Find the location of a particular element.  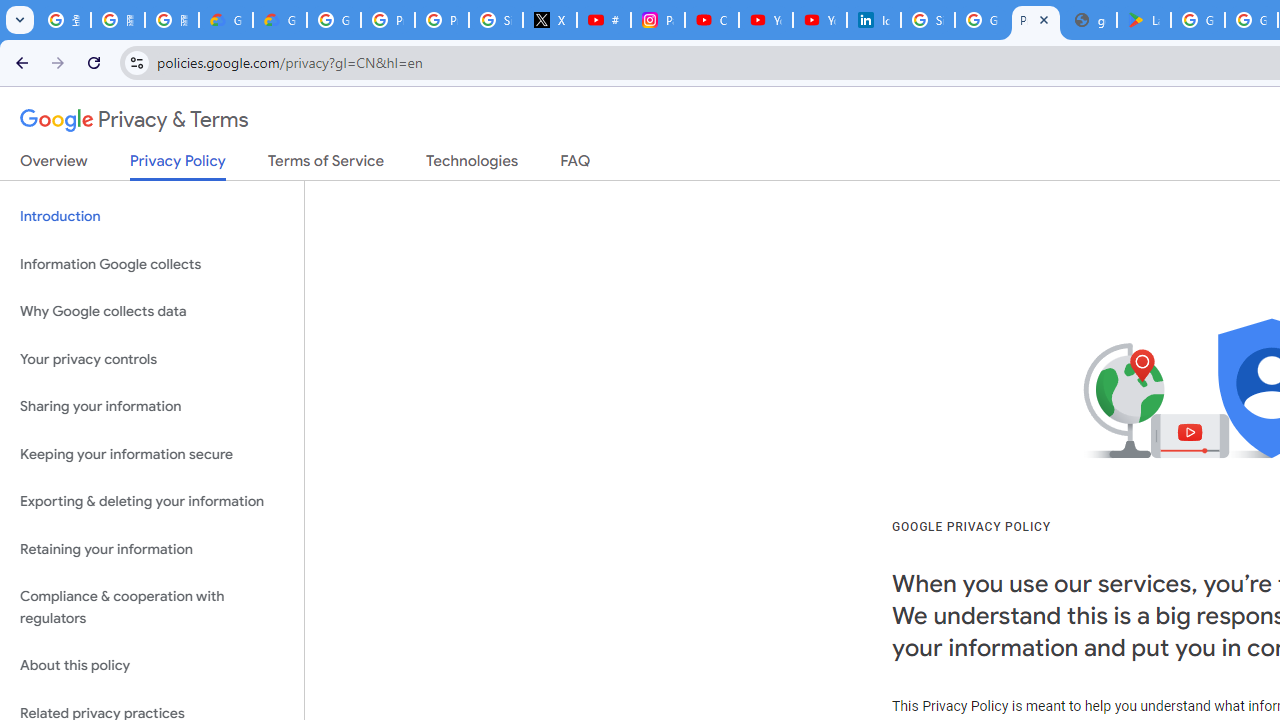

'Google Cloud Privacy Notice' is located at coordinates (225, 20).